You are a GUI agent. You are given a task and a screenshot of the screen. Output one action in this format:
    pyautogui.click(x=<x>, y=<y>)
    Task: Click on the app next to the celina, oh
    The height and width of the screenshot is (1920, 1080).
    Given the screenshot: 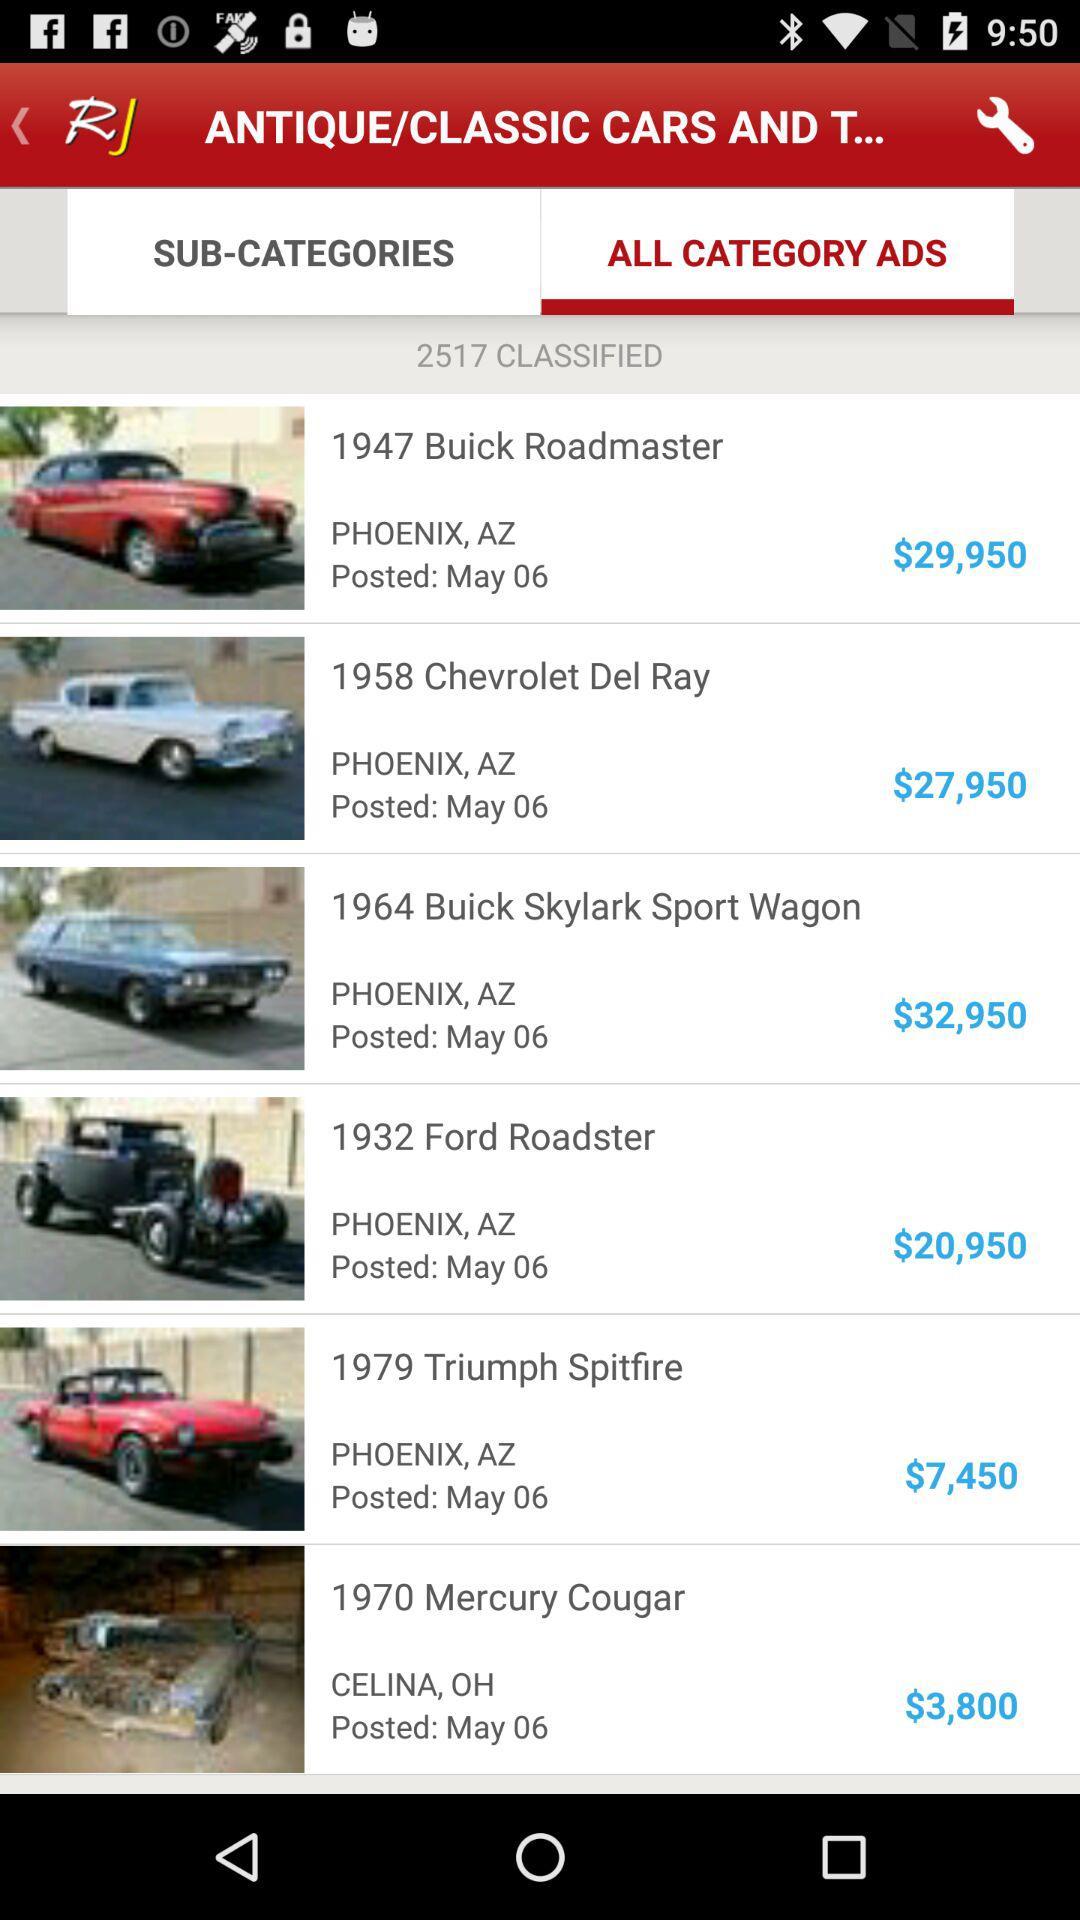 What is the action you would take?
    pyautogui.click(x=960, y=1703)
    